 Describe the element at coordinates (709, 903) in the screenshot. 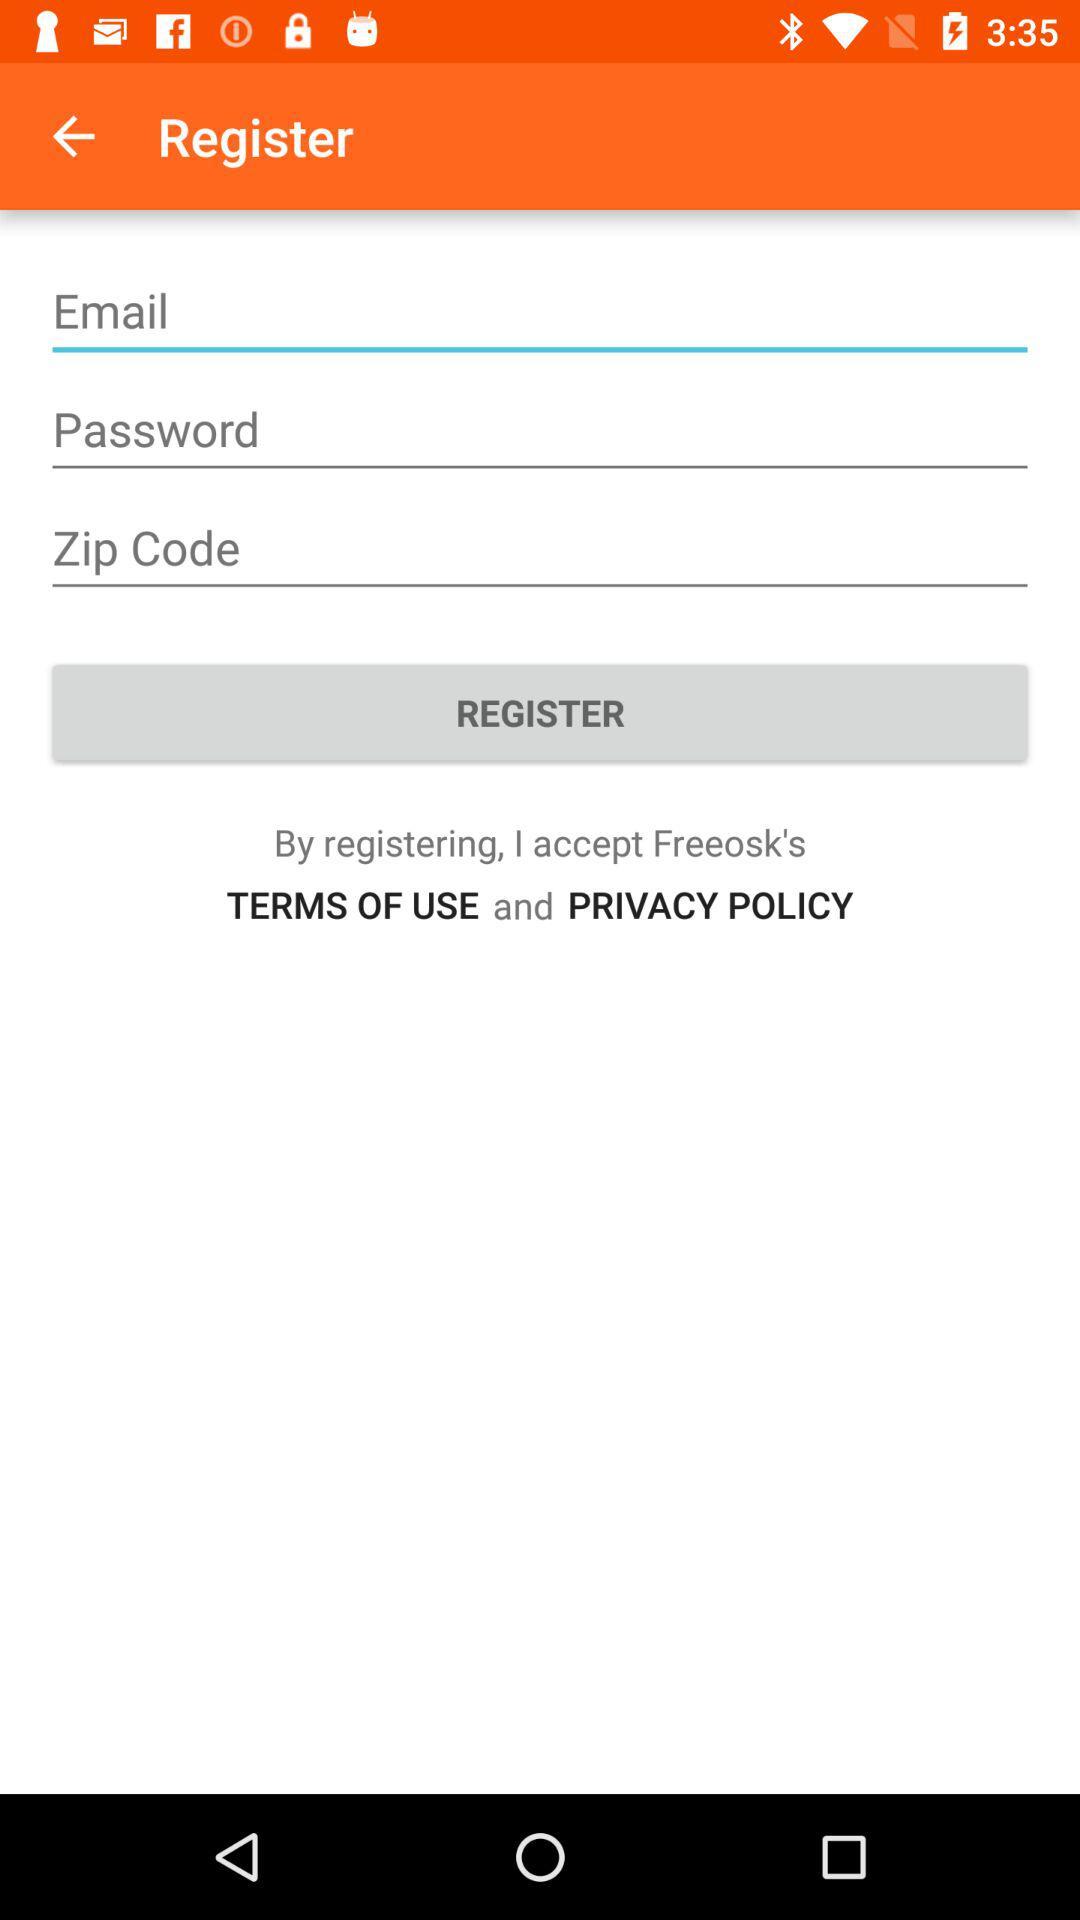

I see `the icon next to and` at that location.